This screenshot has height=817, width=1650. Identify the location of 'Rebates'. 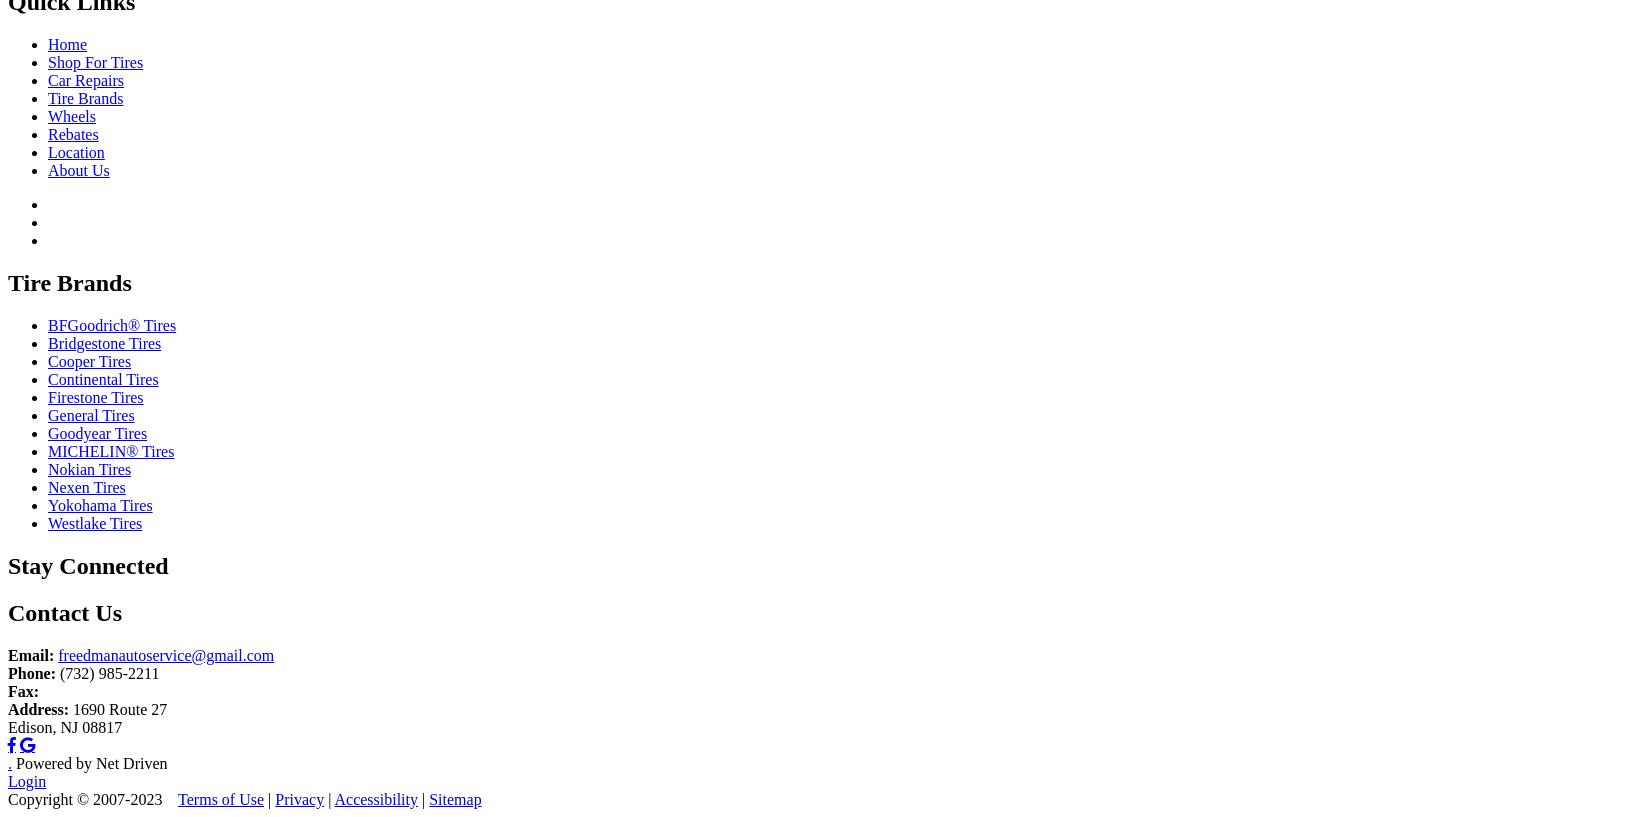
(72, 134).